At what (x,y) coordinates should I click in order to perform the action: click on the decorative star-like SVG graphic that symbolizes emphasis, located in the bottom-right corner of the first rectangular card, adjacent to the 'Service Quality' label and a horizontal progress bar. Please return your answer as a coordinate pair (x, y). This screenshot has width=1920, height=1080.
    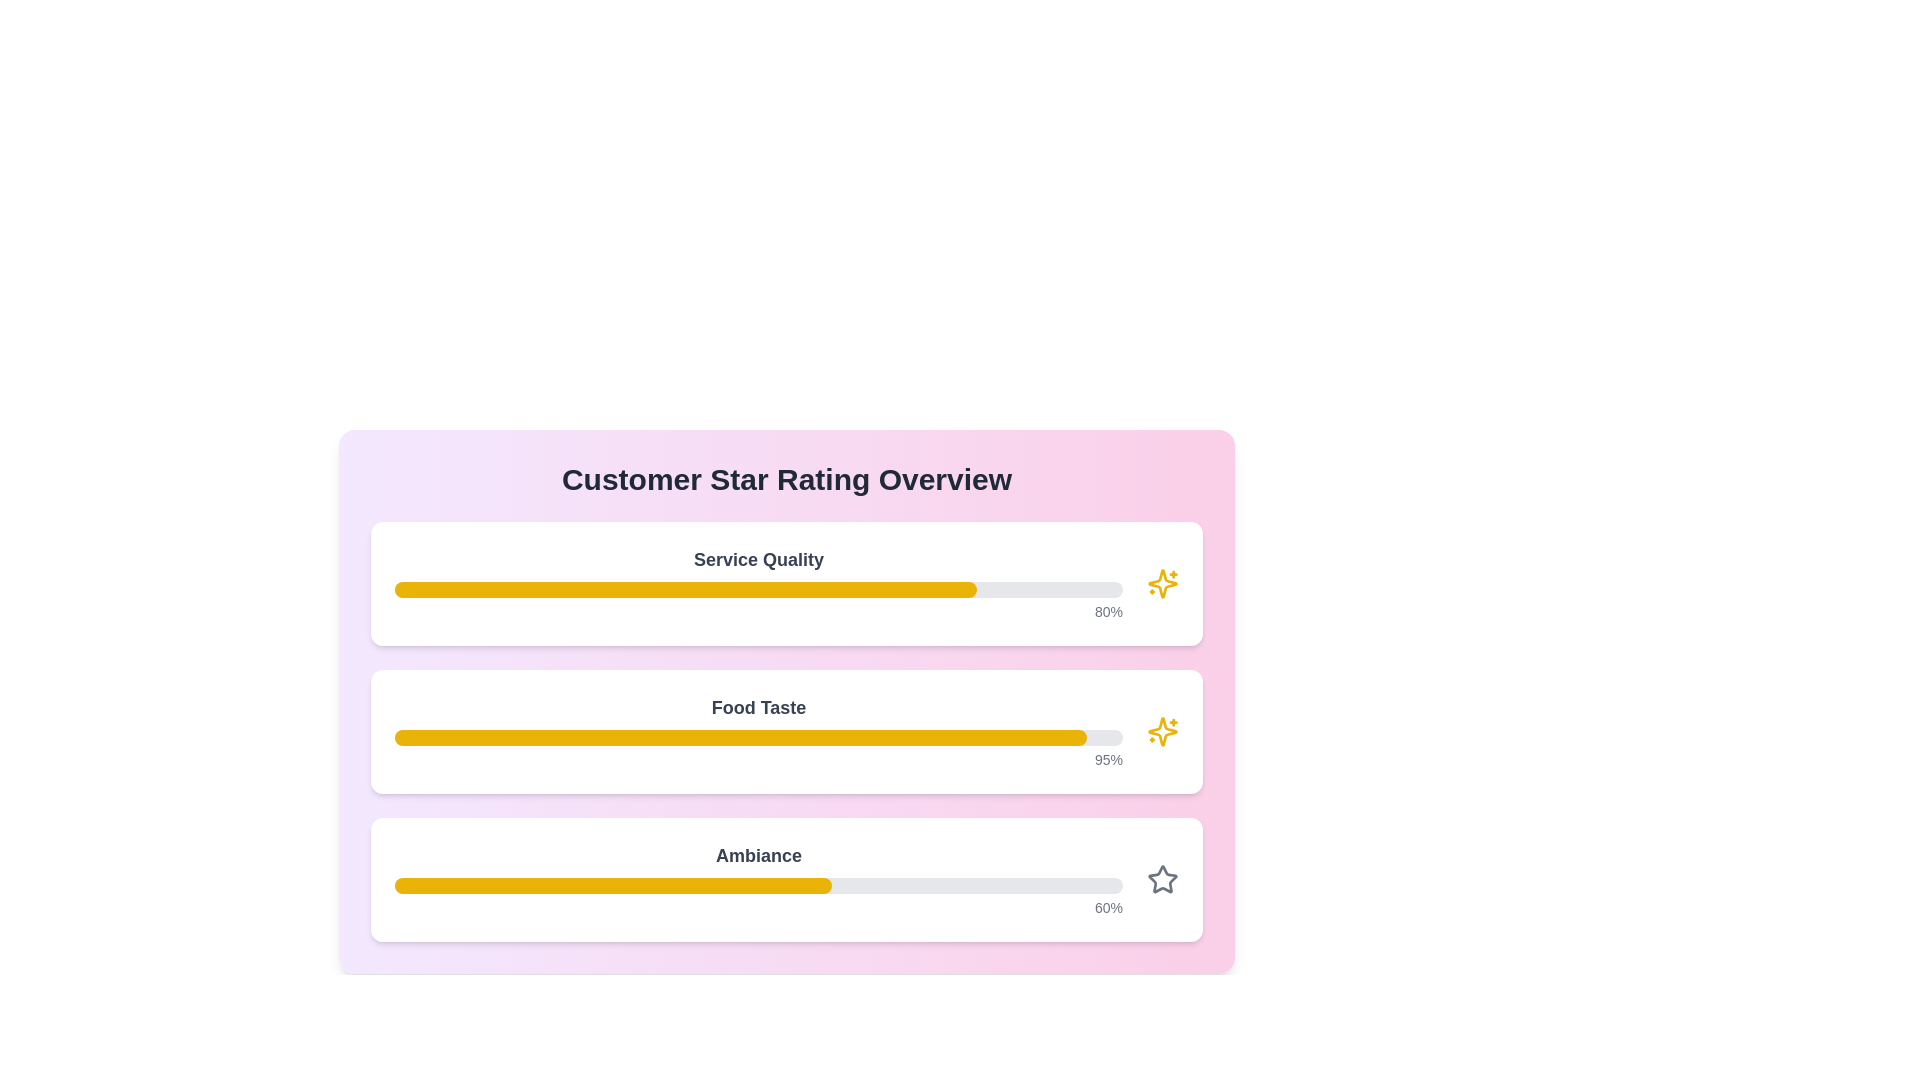
    Looking at the image, I should click on (1162, 732).